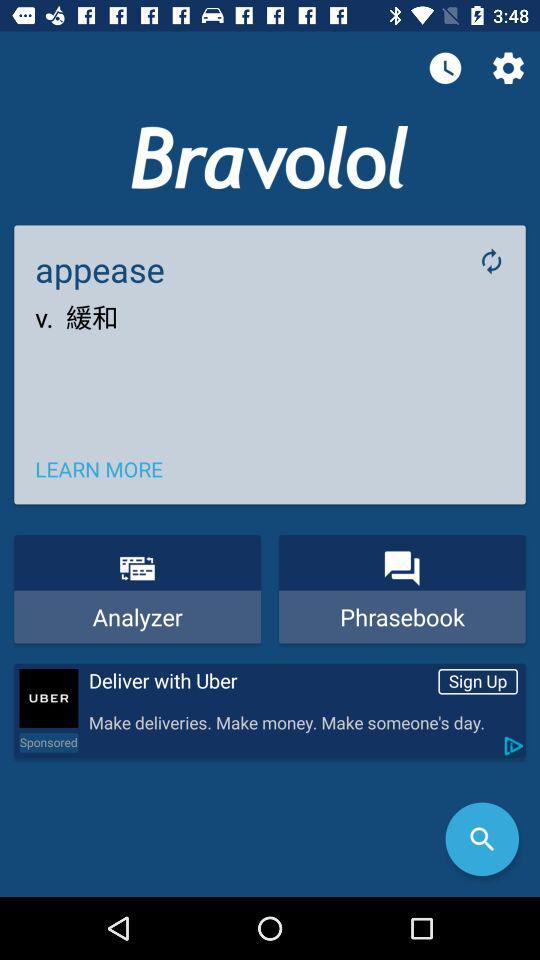  What do you see at coordinates (259, 681) in the screenshot?
I see `the icon to the left of sign up icon` at bounding box center [259, 681].